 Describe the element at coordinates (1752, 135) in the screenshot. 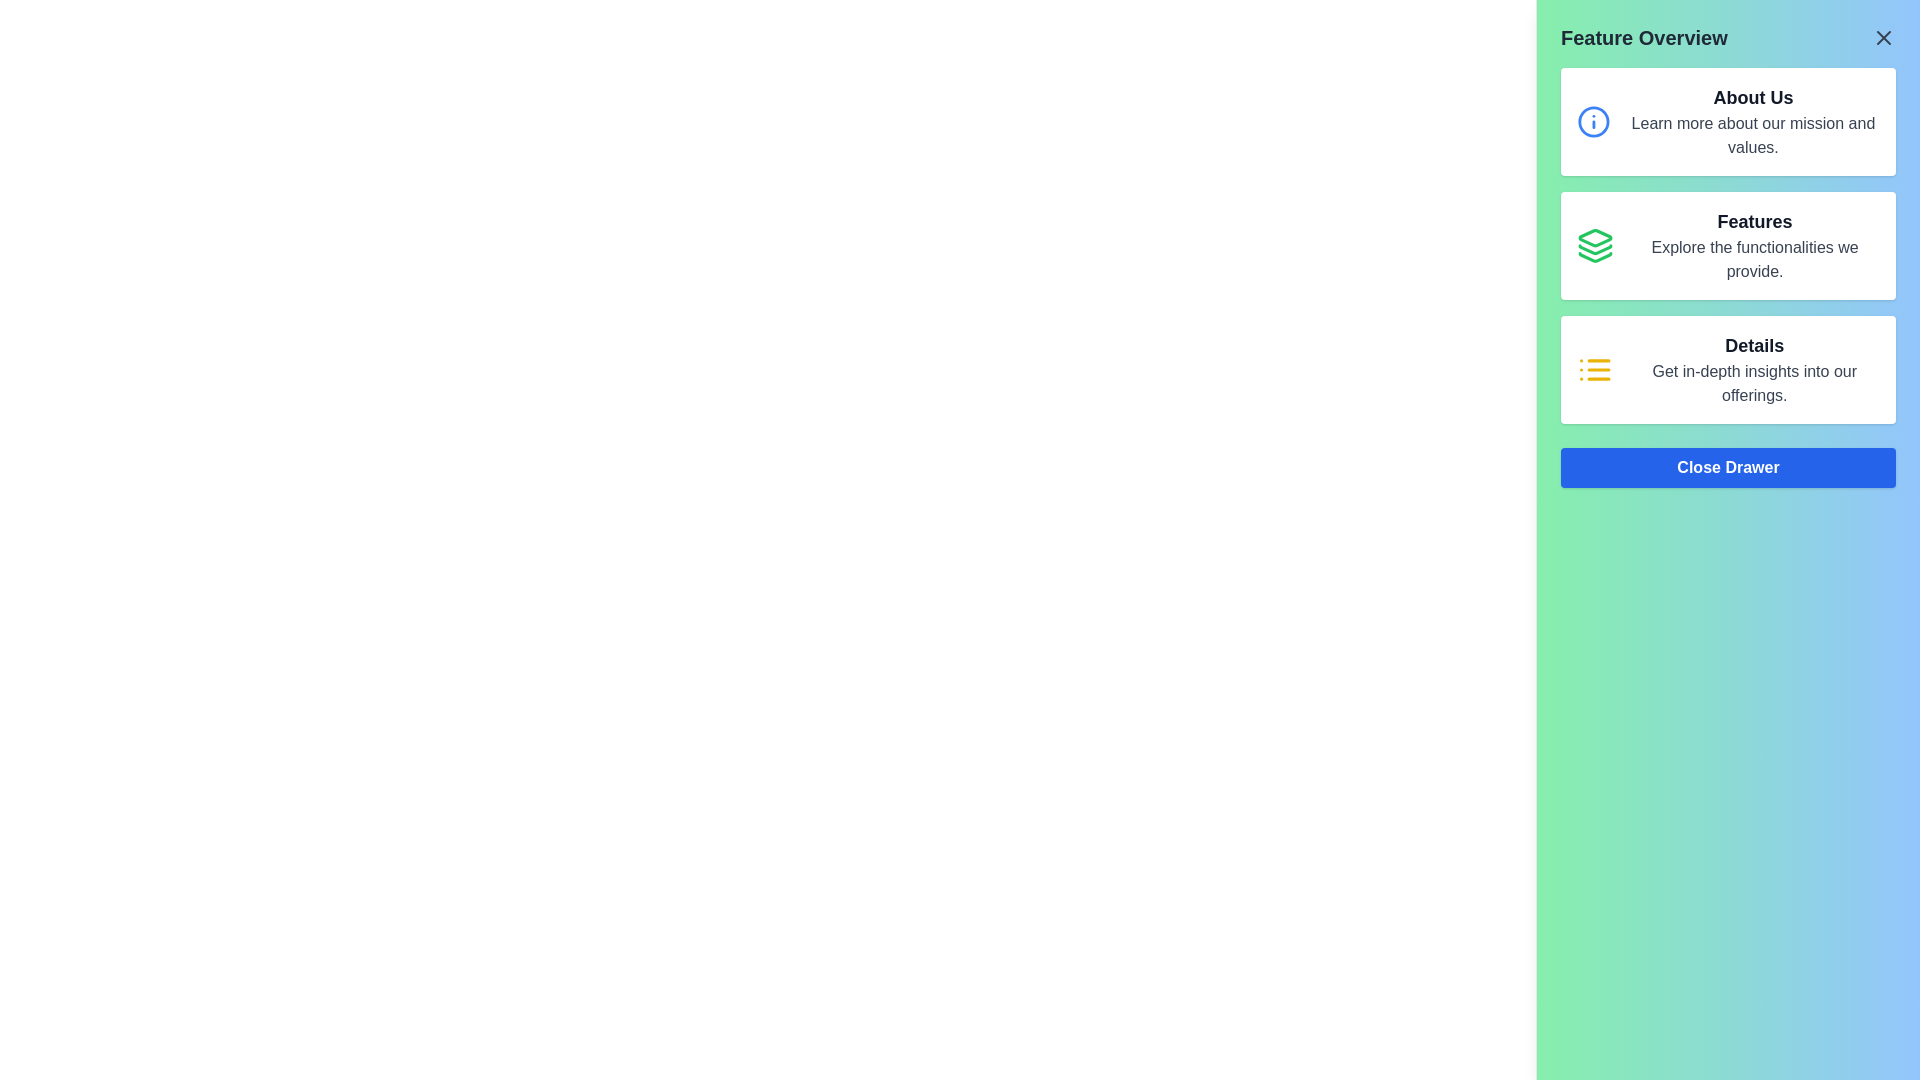

I see `text label stating 'Learn more about our mission and values.' which is styled in gray font and positioned below the 'About Us' header in the top card of the feature overview drawer` at that location.